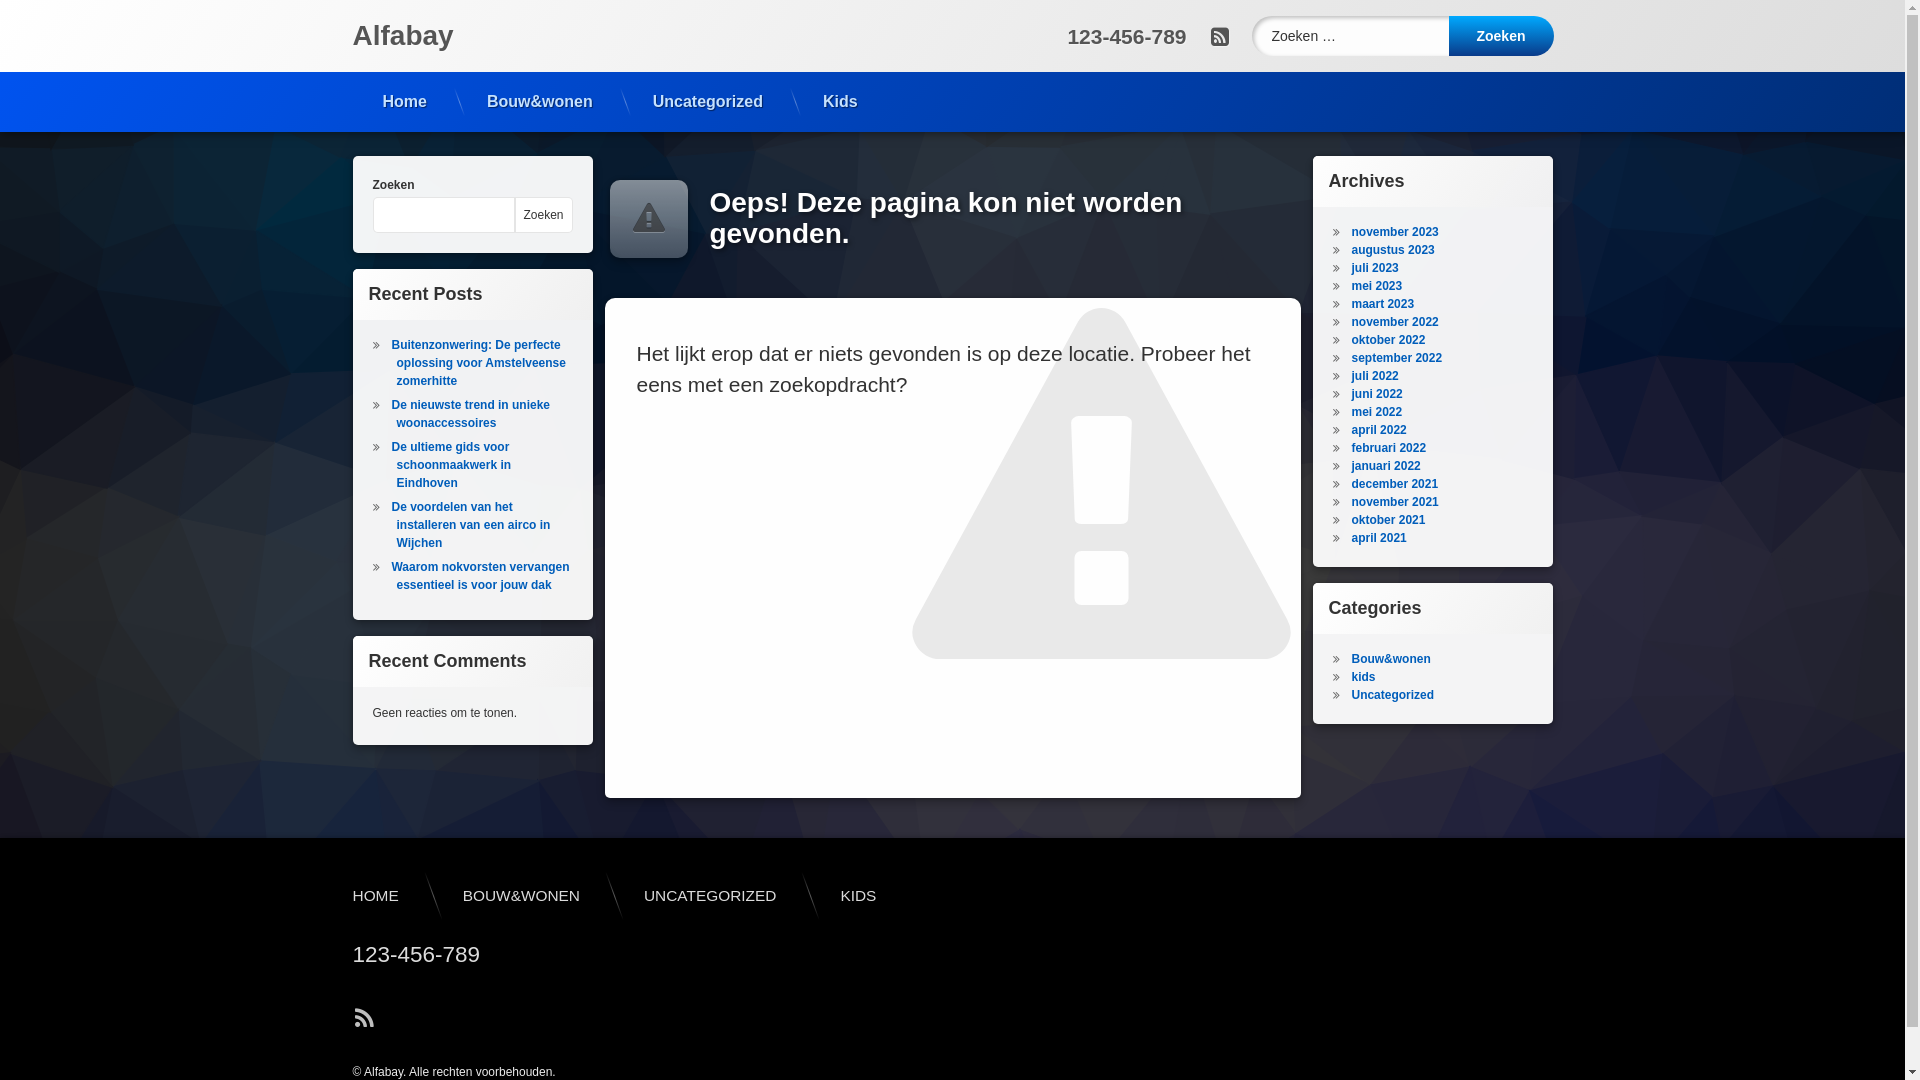 Image resolution: width=1920 pixels, height=1080 pixels. What do you see at coordinates (469, 523) in the screenshot?
I see `'De voordelen van het installeren van een airco in Wijchen'` at bounding box center [469, 523].